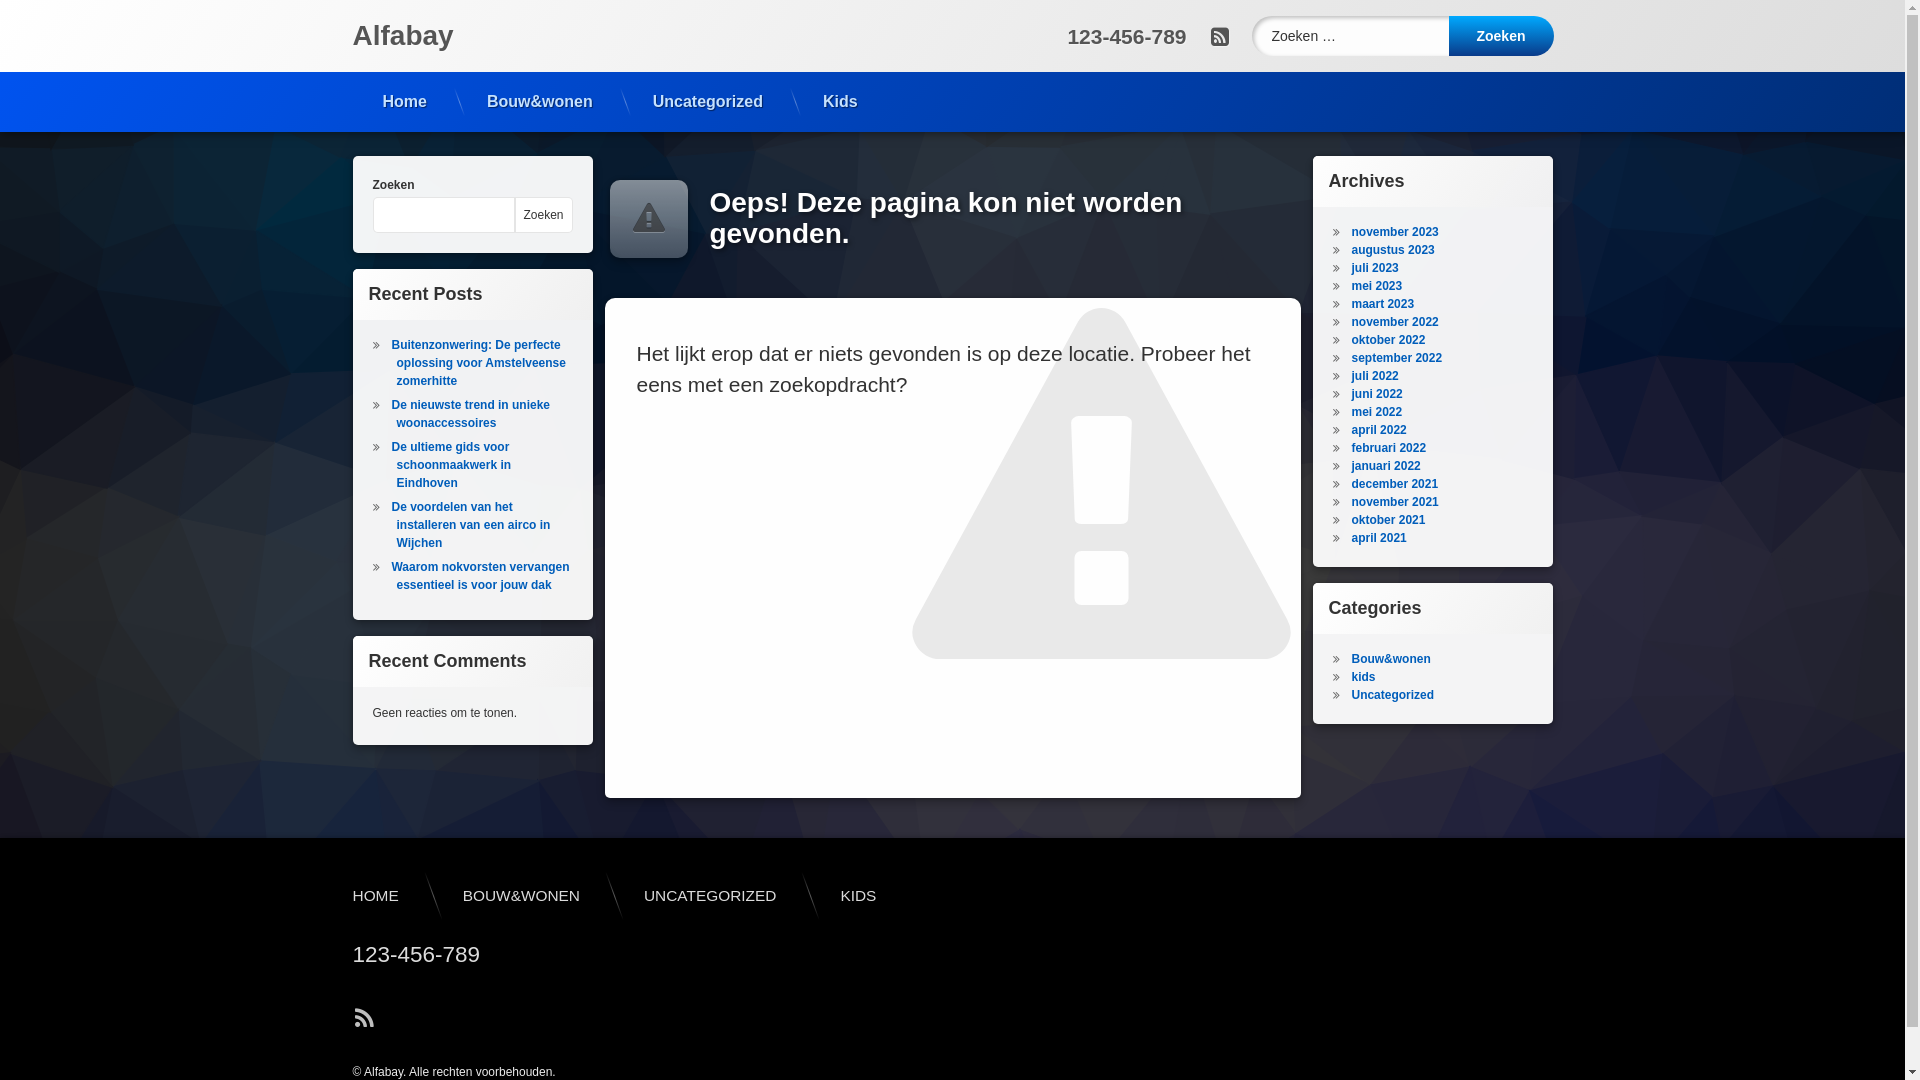 Image resolution: width=1920 pixels, height=1080 pixels. What do you see at coordinates (469, 523) in the screenshot?
I see `'De voordelen van het installeren van een airco in Wijchen'` at bounding box center [469, 523].